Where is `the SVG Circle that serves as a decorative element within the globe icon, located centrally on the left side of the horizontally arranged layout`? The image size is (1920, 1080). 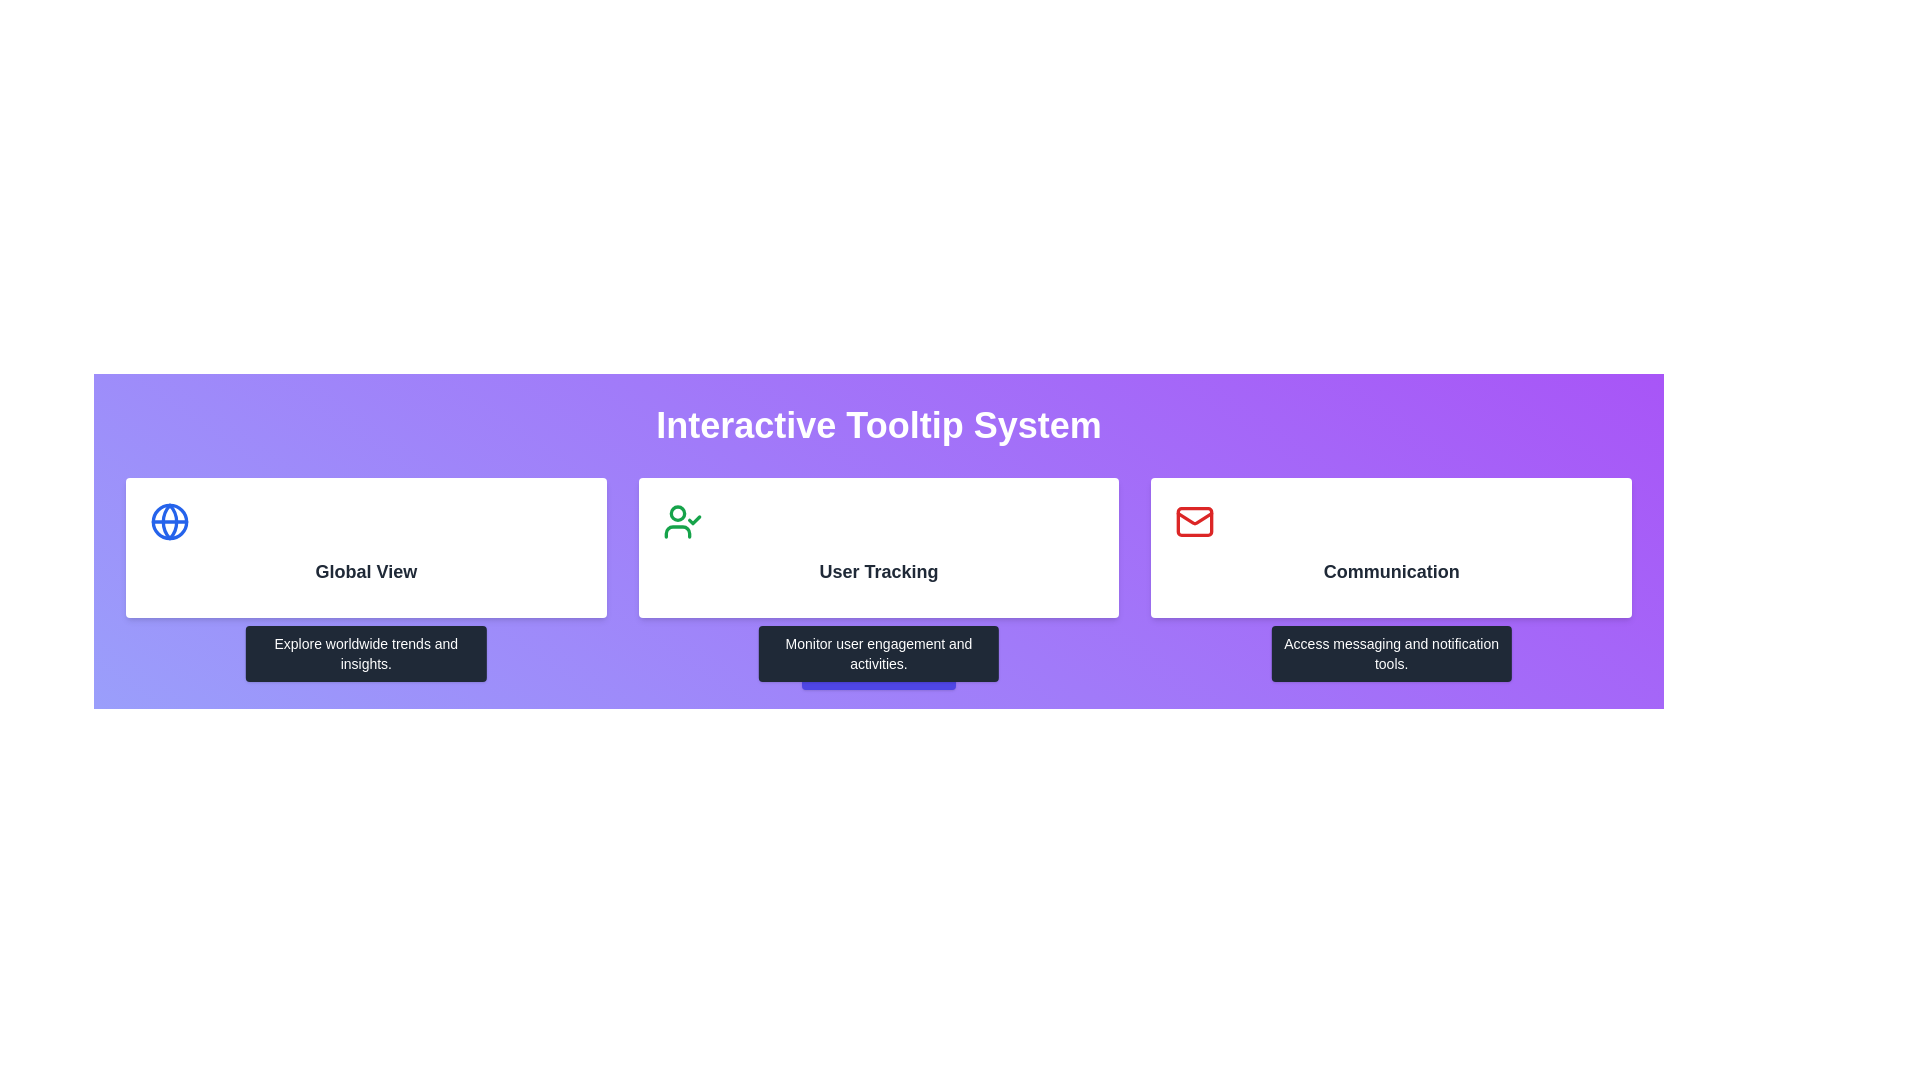
the SVG Circle that serves as a decorative element within the globe icon, located centrally on the left side of the horizontally arranged layout is located at coordinates (169, 520).